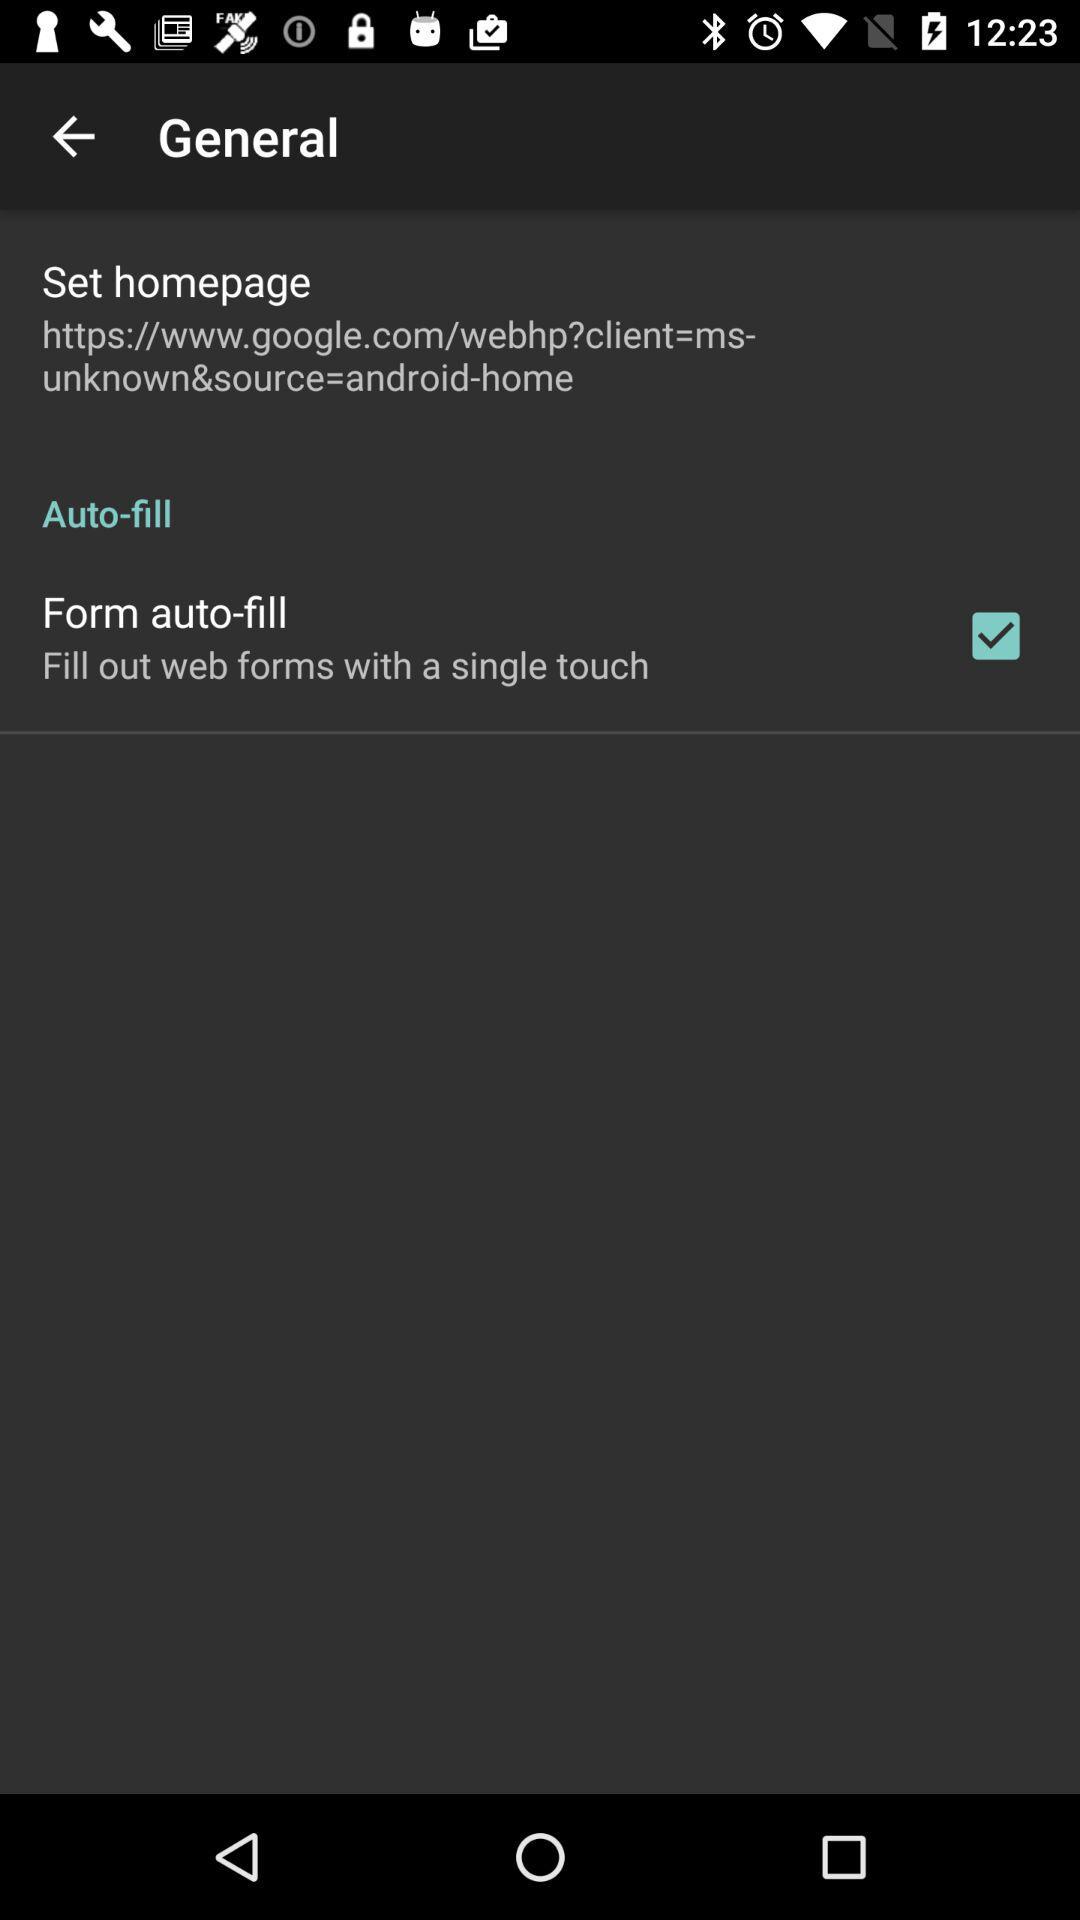 Image resolution: width=1080 pixels, height=1920 pixels. Describe the element at coordinates (540, 355) in the screenshot. I see `https www google item` at that location.